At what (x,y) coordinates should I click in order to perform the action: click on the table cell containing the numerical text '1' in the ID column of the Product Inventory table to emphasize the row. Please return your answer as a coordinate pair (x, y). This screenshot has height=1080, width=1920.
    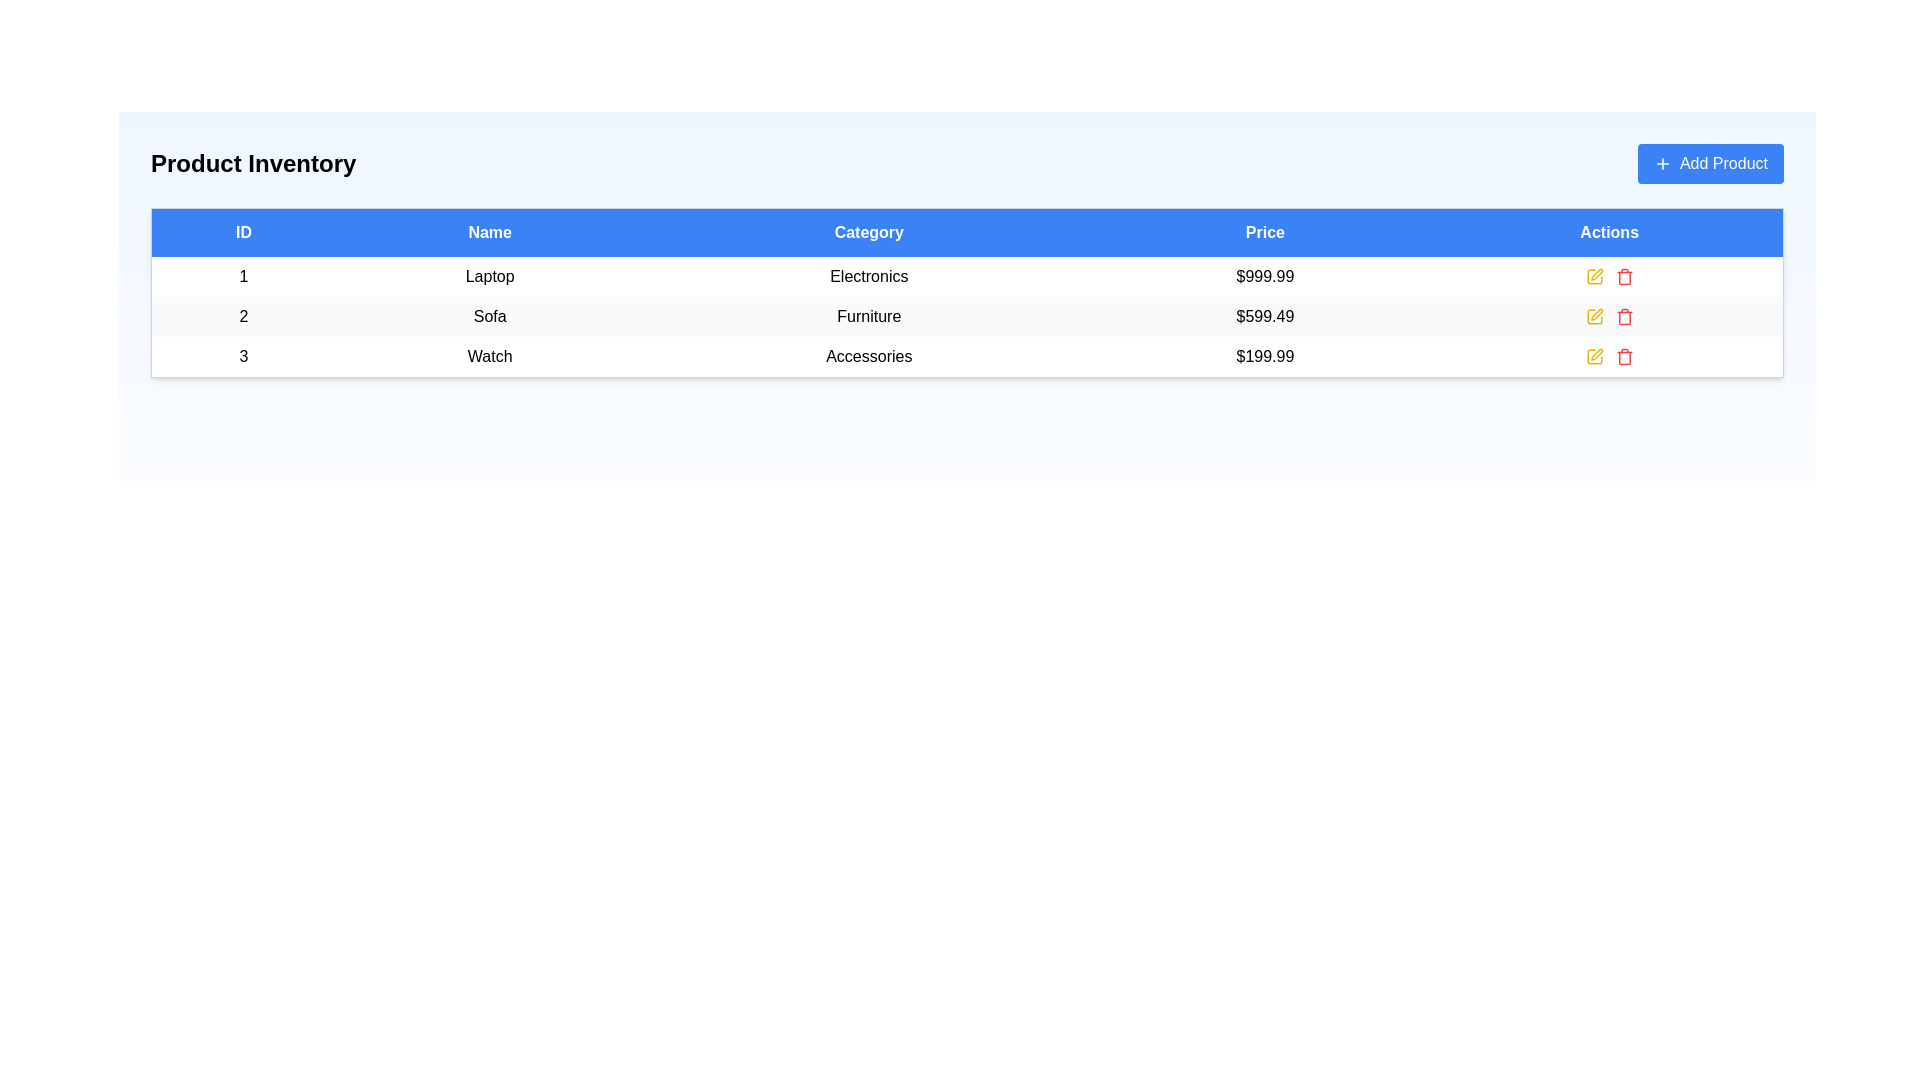
    Looking at the image, I should click on (242, 277).